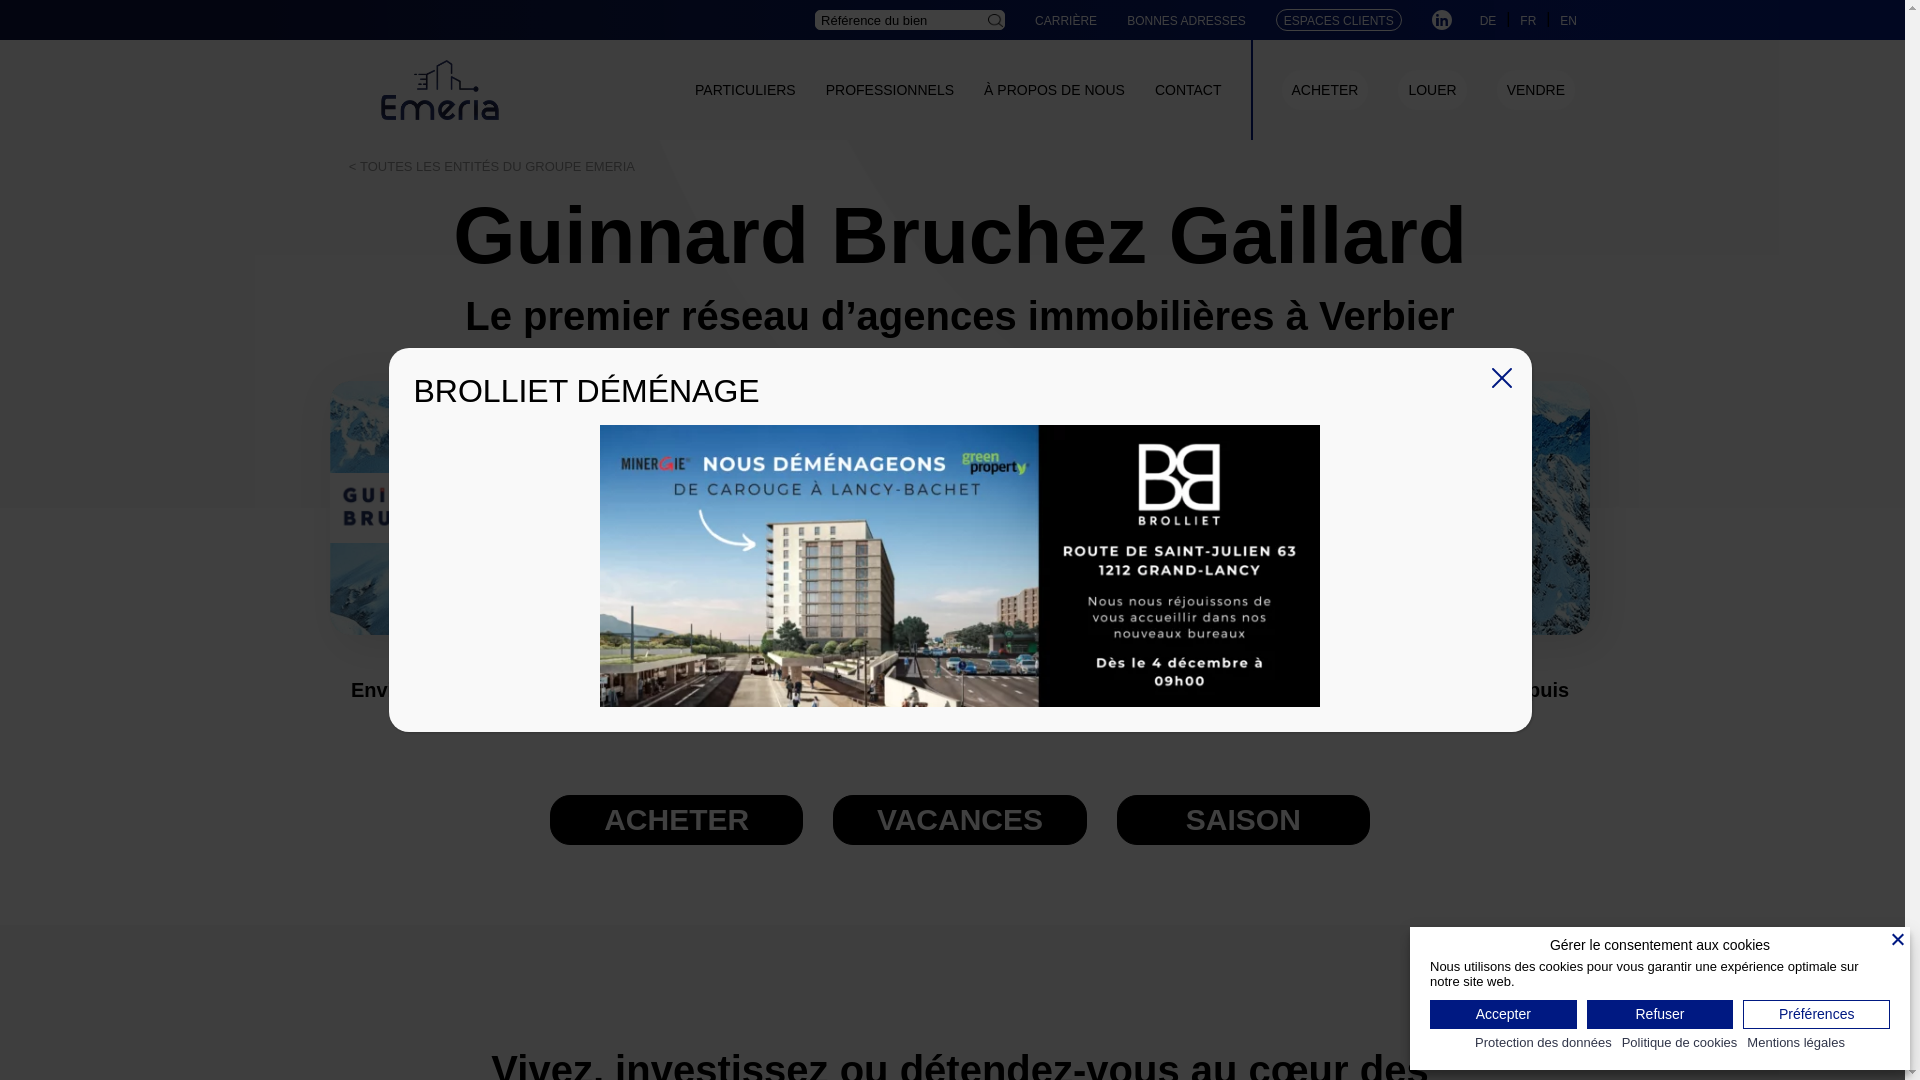 The height and width of the screenshot is (1080, 1920). What do you see at coordinates (1117, 820) in the screenshot?
I see `'SAISON'` at bounding box center [1117, 820].